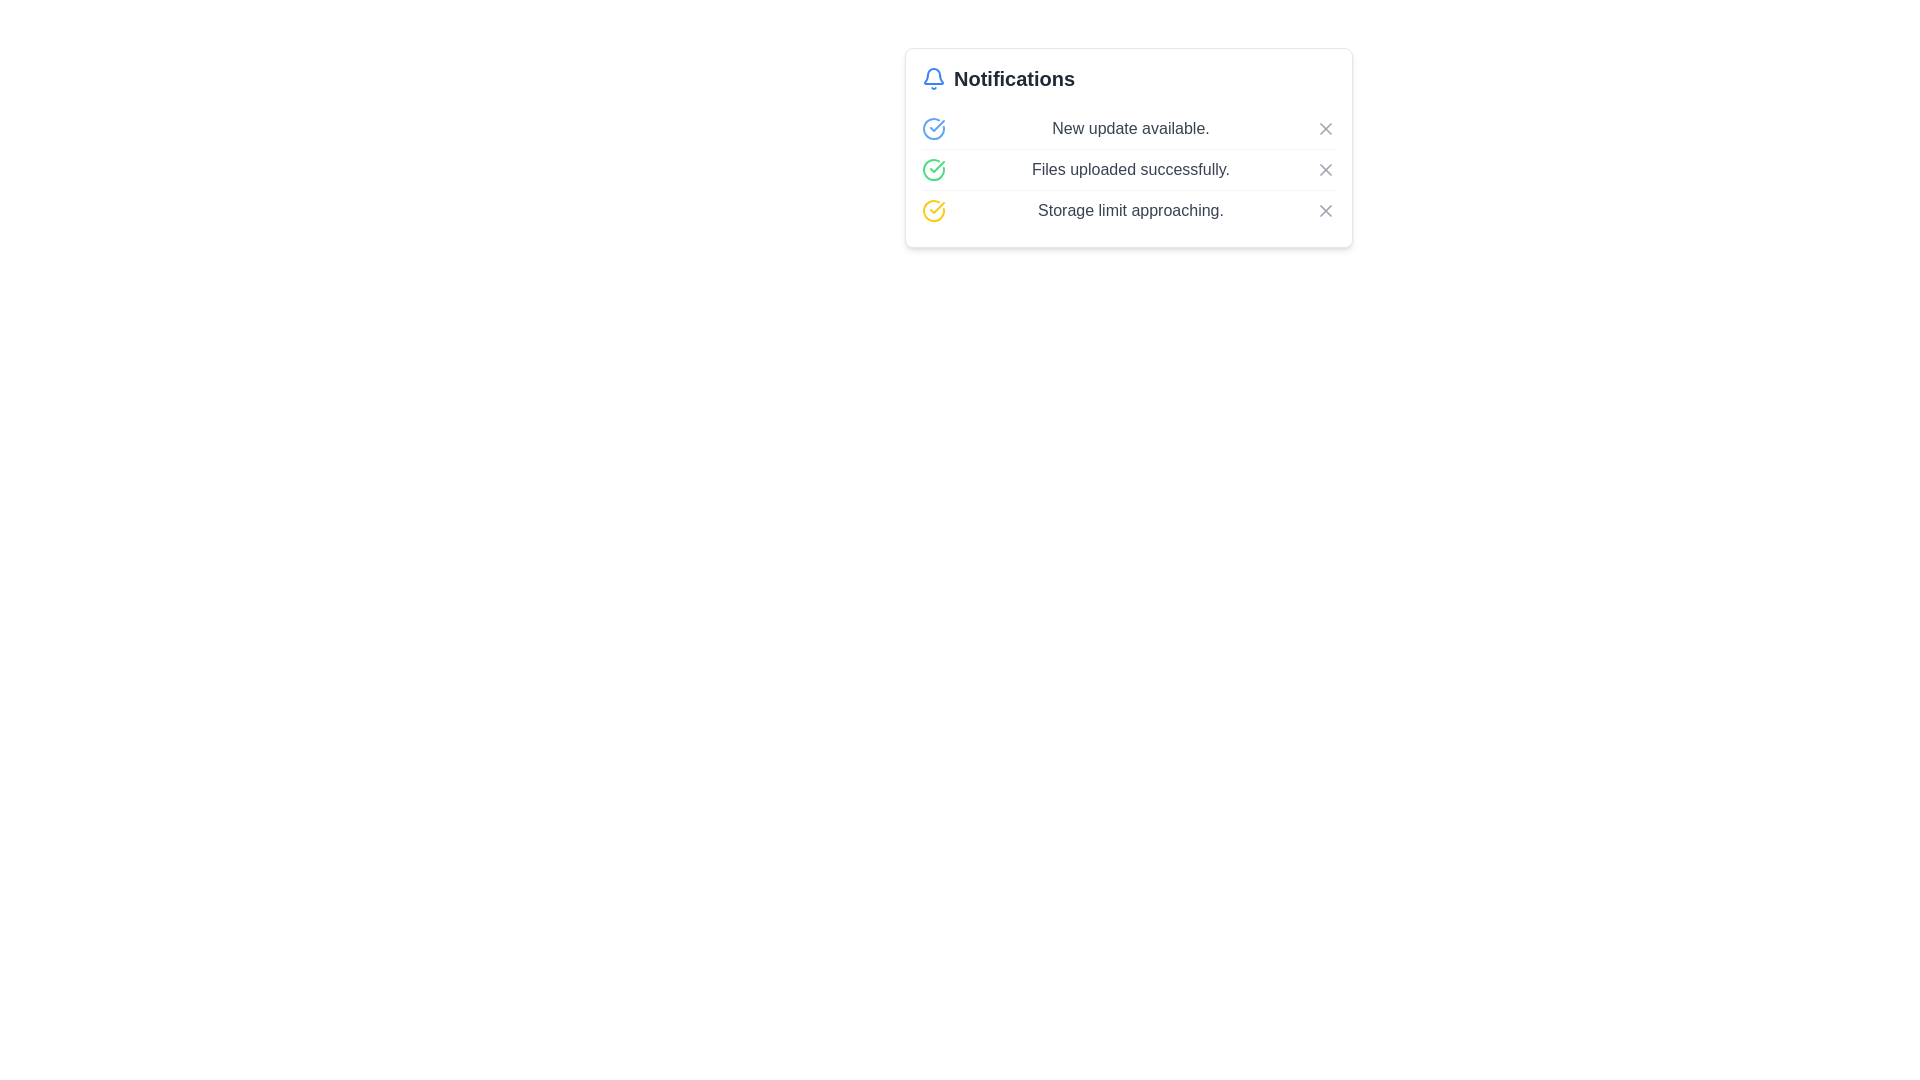  Describe the element at coordinates (1128, 168) in the screenshot. I see `the notification message indicating a successful file upload, which is centrally aligned and positioned between the 'New update available.' and 'Storage limit approaching.' notifications` at that location.